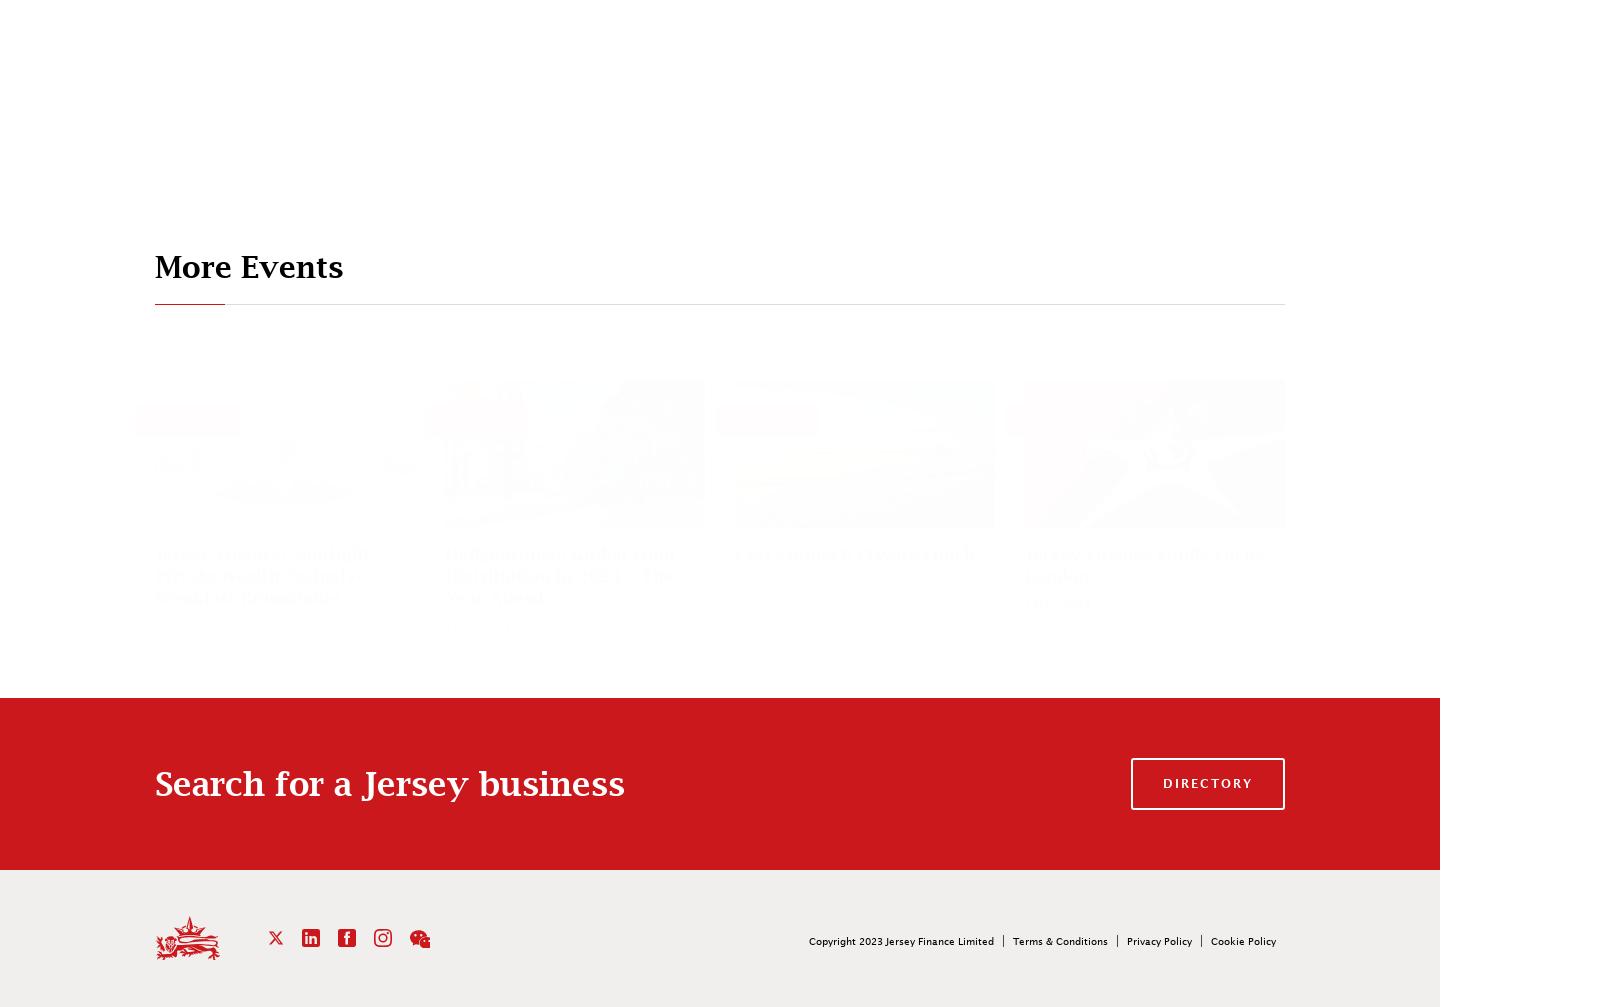 The image size is (1605, 1007). What do you see at coordinates (1060, 940) in the screenshot?
I see `'Terms & Conditions'` at bounding box center [1060, 940].